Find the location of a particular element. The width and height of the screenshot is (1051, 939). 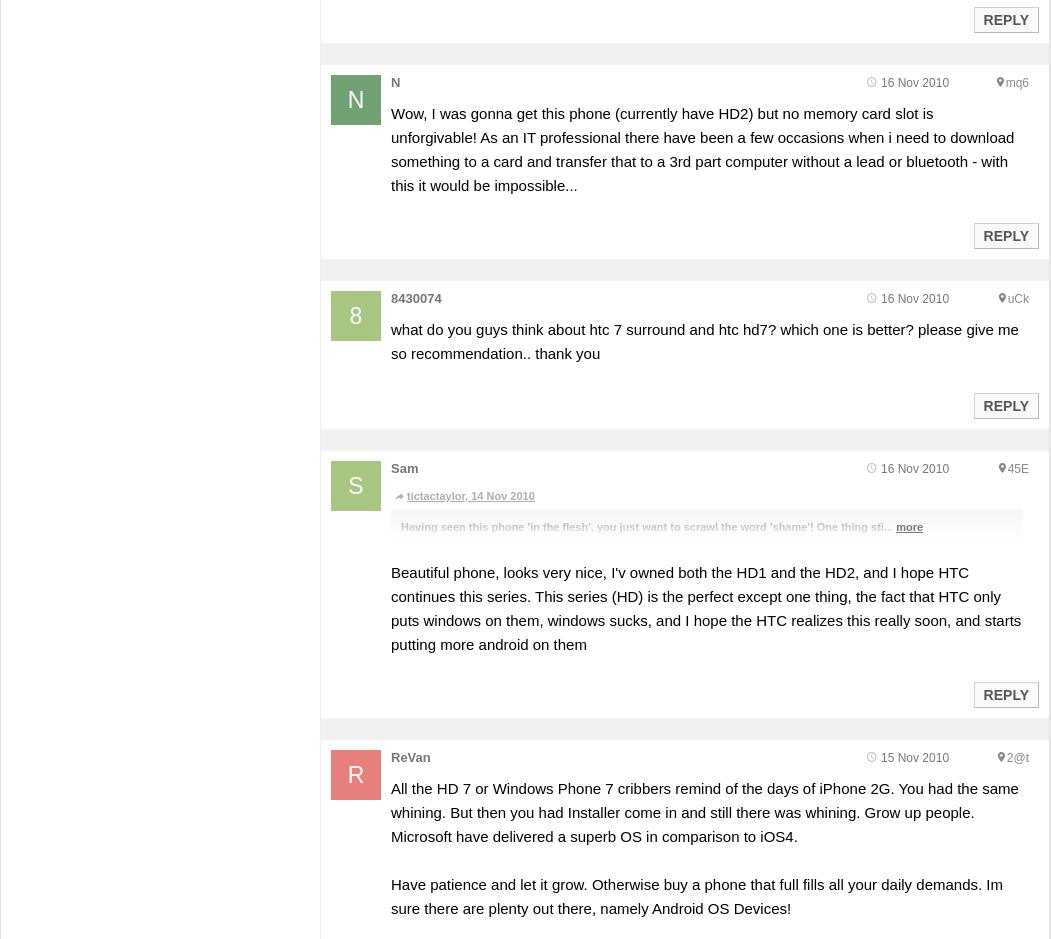

'8430074' is located at coordinates (415, 297).